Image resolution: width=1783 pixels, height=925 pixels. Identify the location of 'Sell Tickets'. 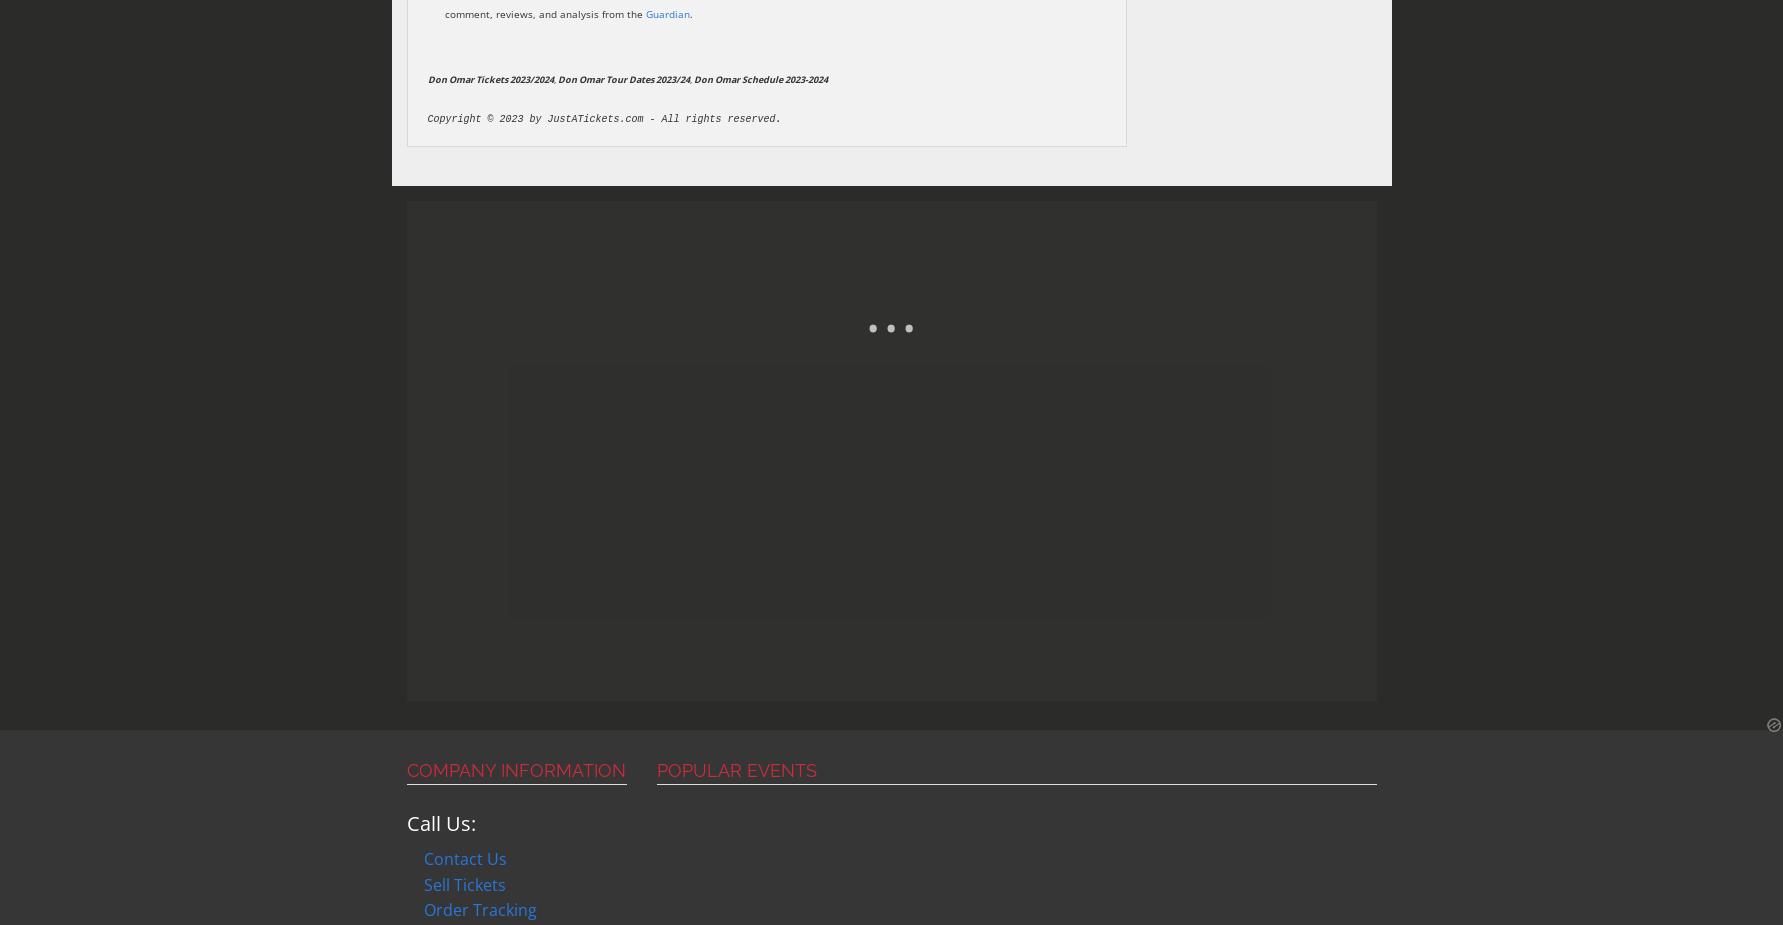
(465, 884).